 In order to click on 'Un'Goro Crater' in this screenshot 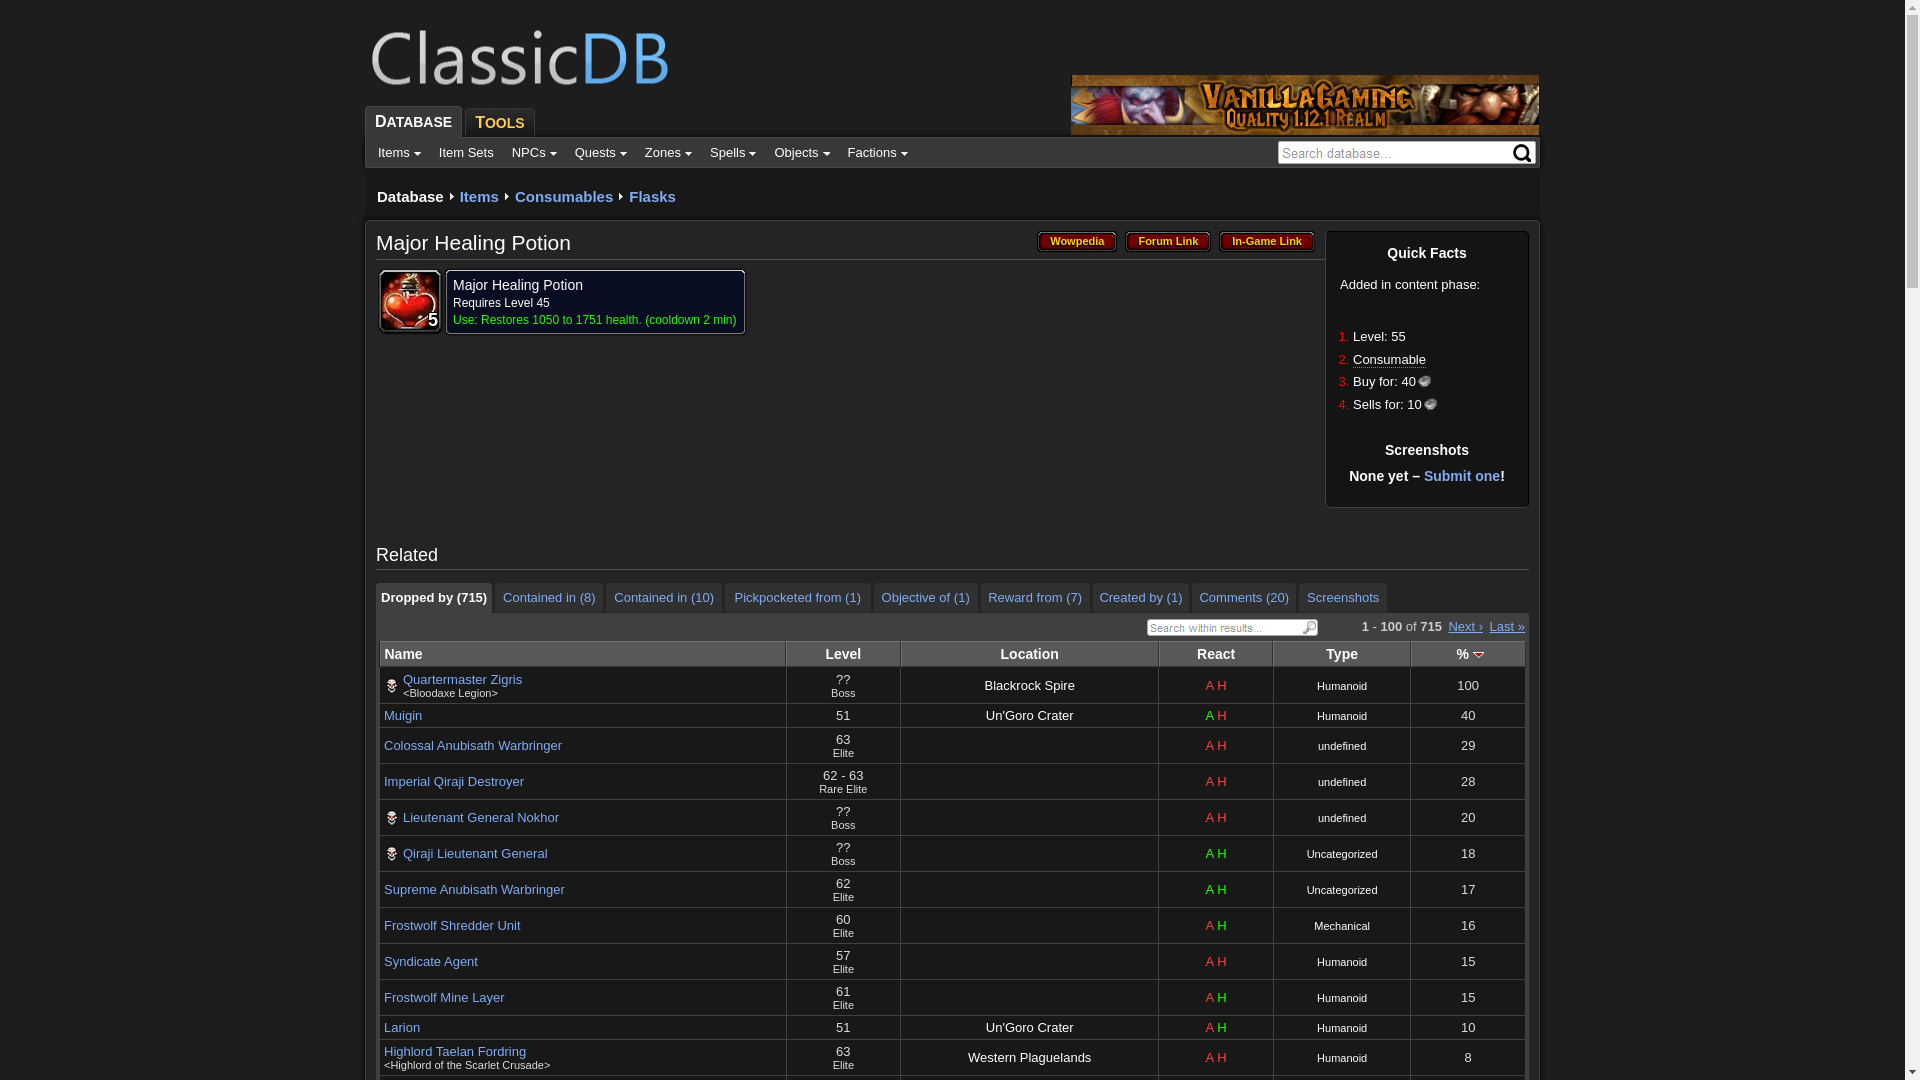, I will do `click(1030, 714)`.